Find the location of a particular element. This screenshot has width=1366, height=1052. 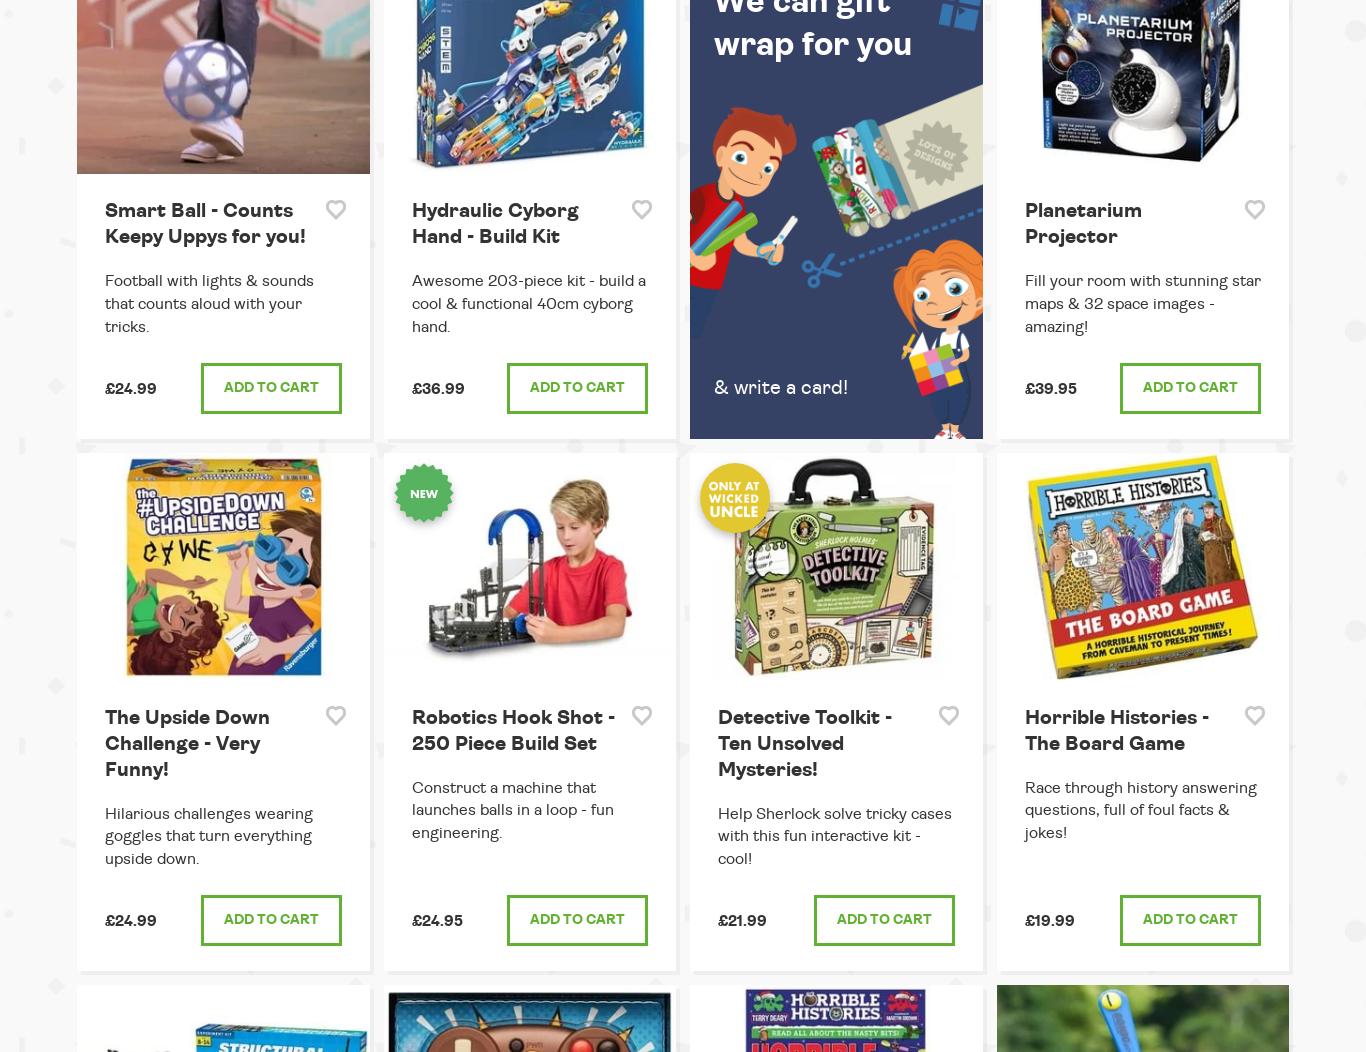

'£21.99' is located at coordinates (717, 920).